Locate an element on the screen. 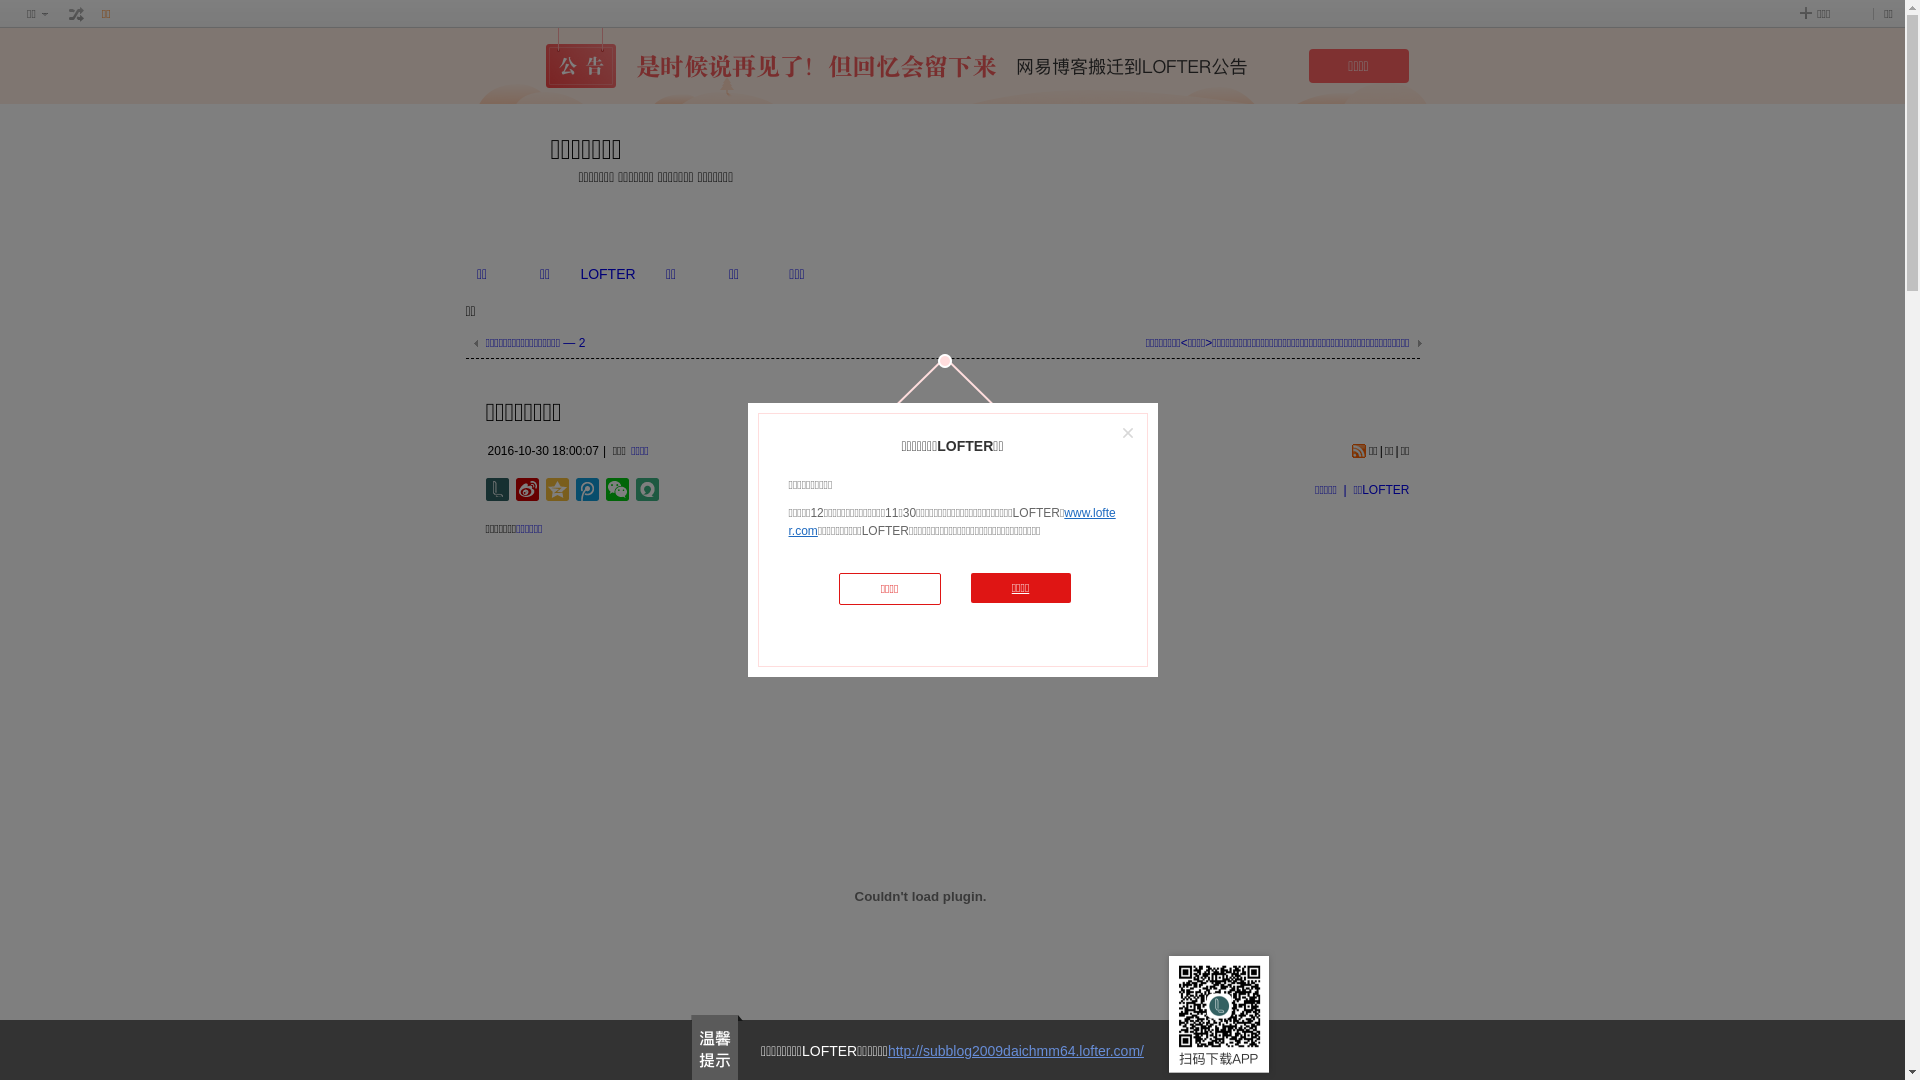  ' ' is located at coordinates (76, 14).